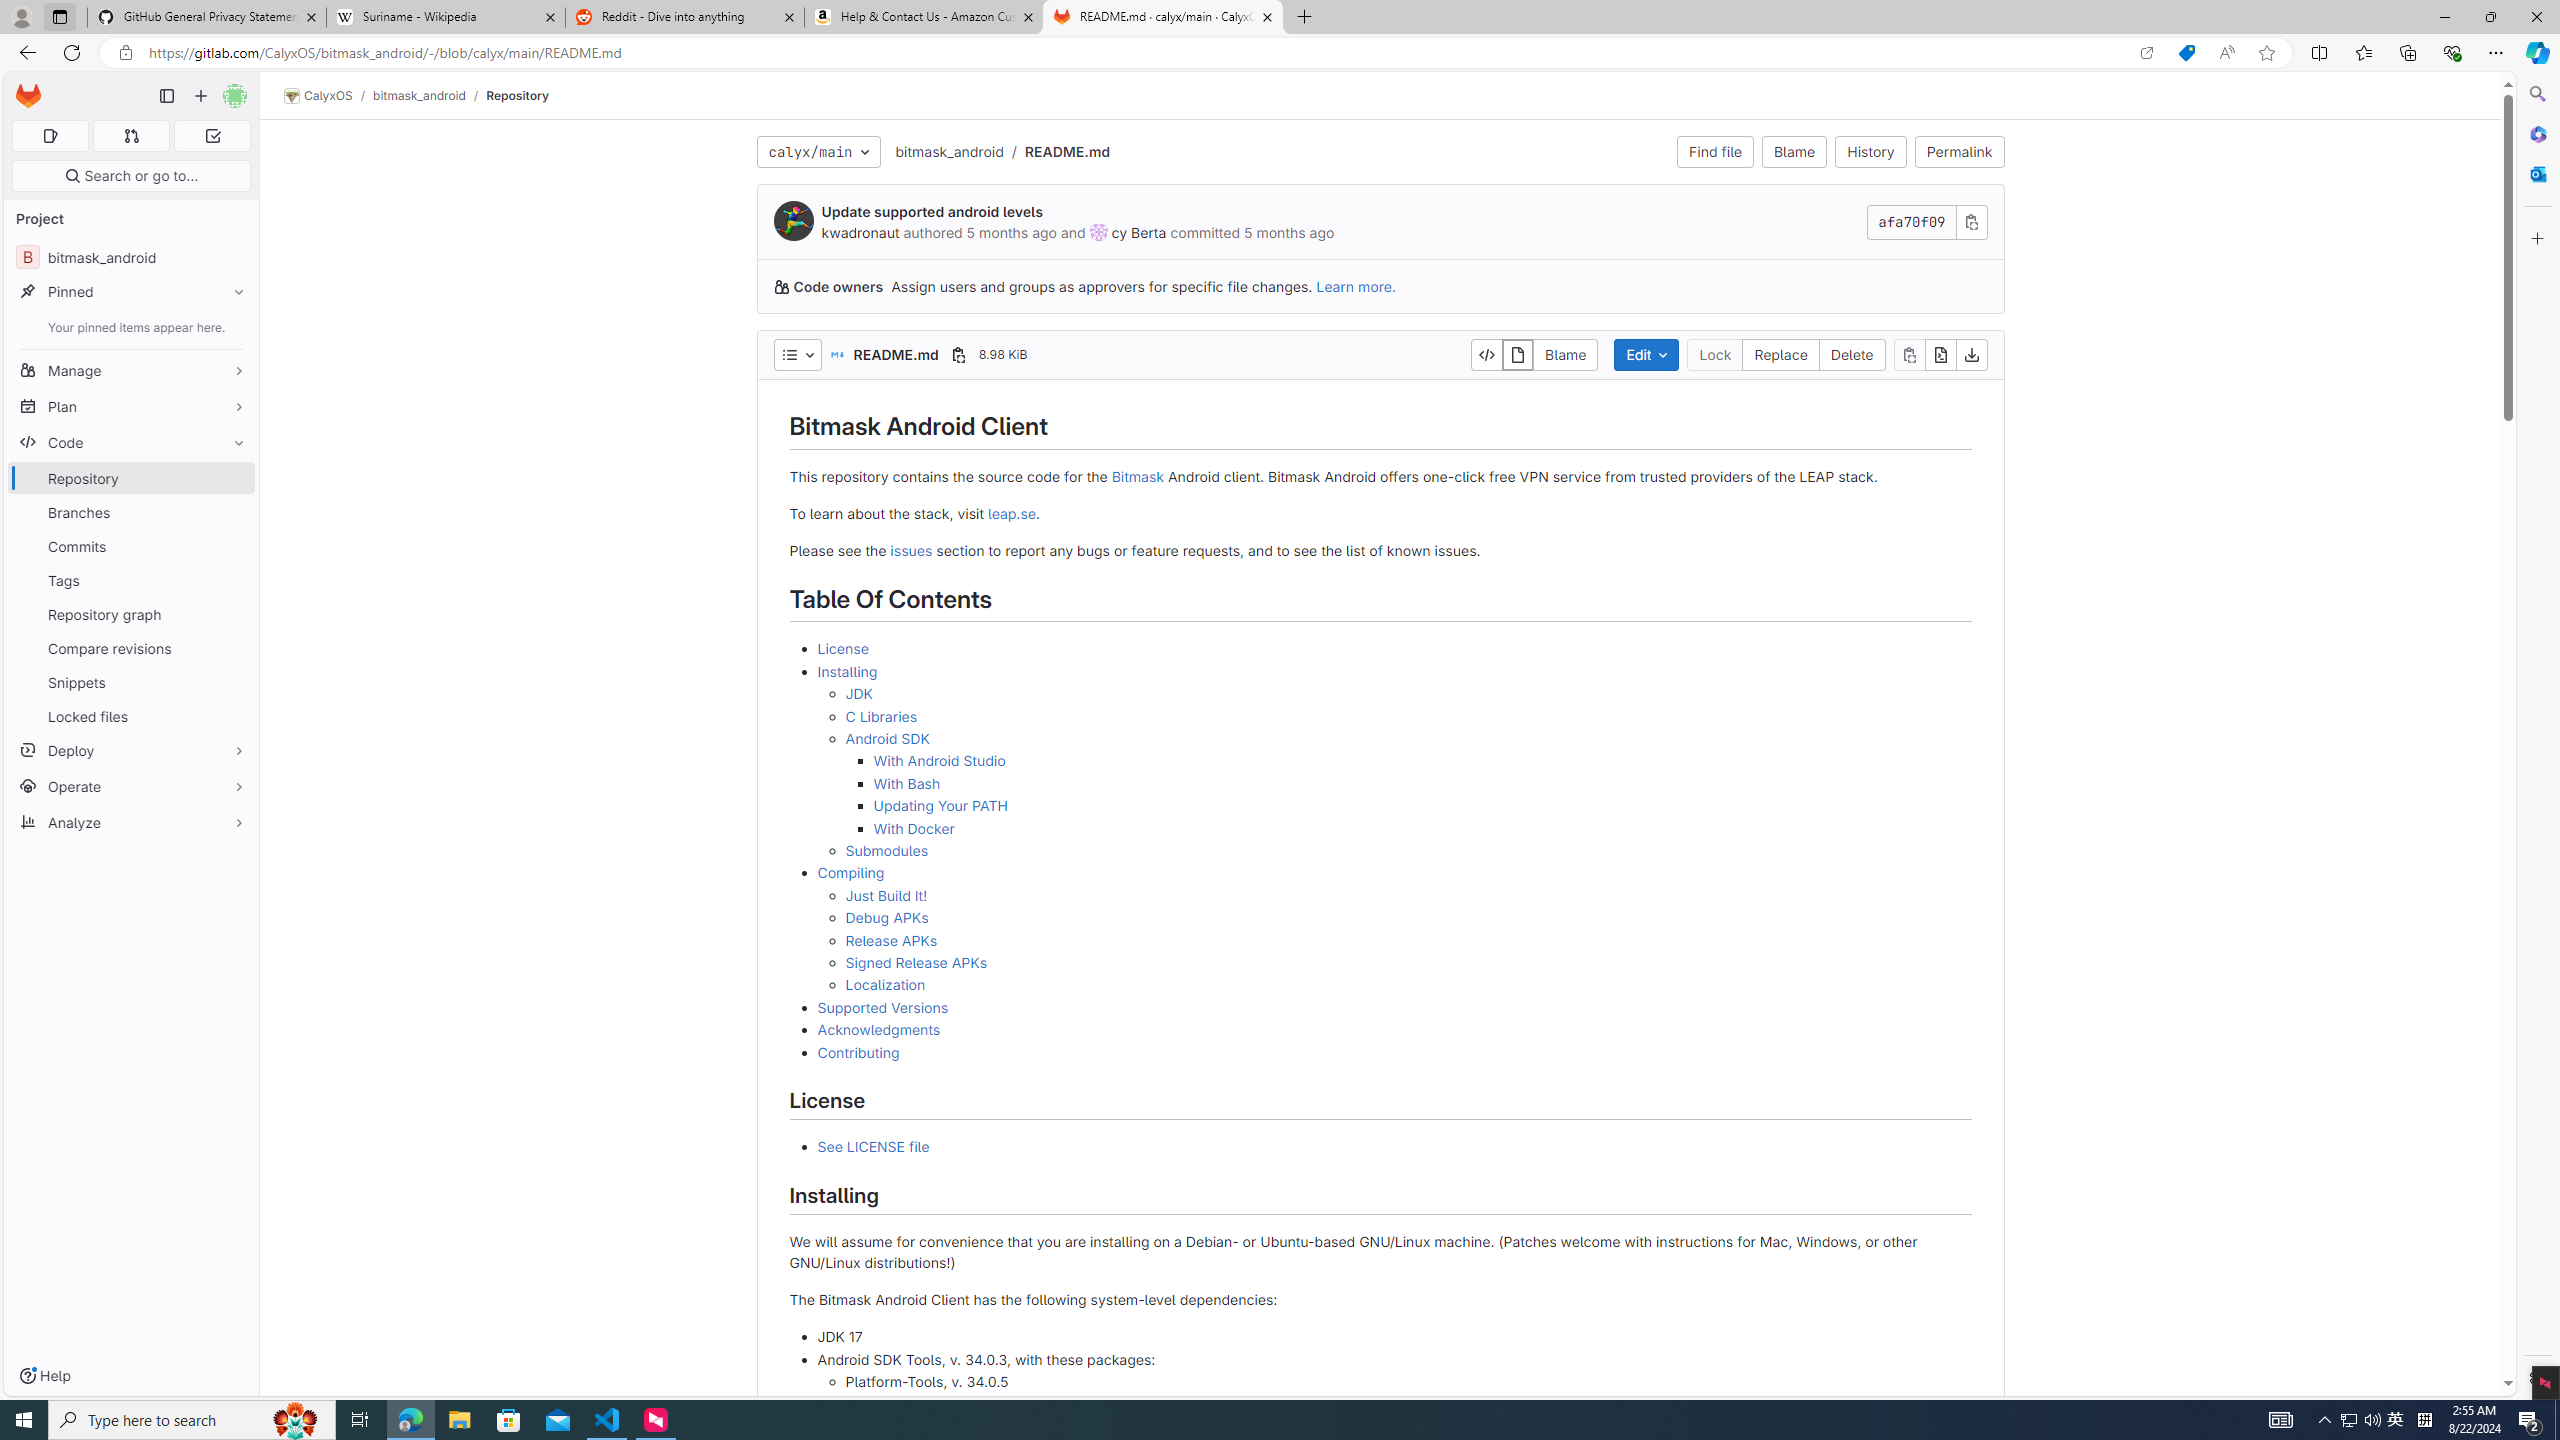 This screenshot has width=2560, height=1440. What do you see at coordinates (938, 761) in the screenshot?
I see `'With Android Studio'` at bounding box center [938, 761].